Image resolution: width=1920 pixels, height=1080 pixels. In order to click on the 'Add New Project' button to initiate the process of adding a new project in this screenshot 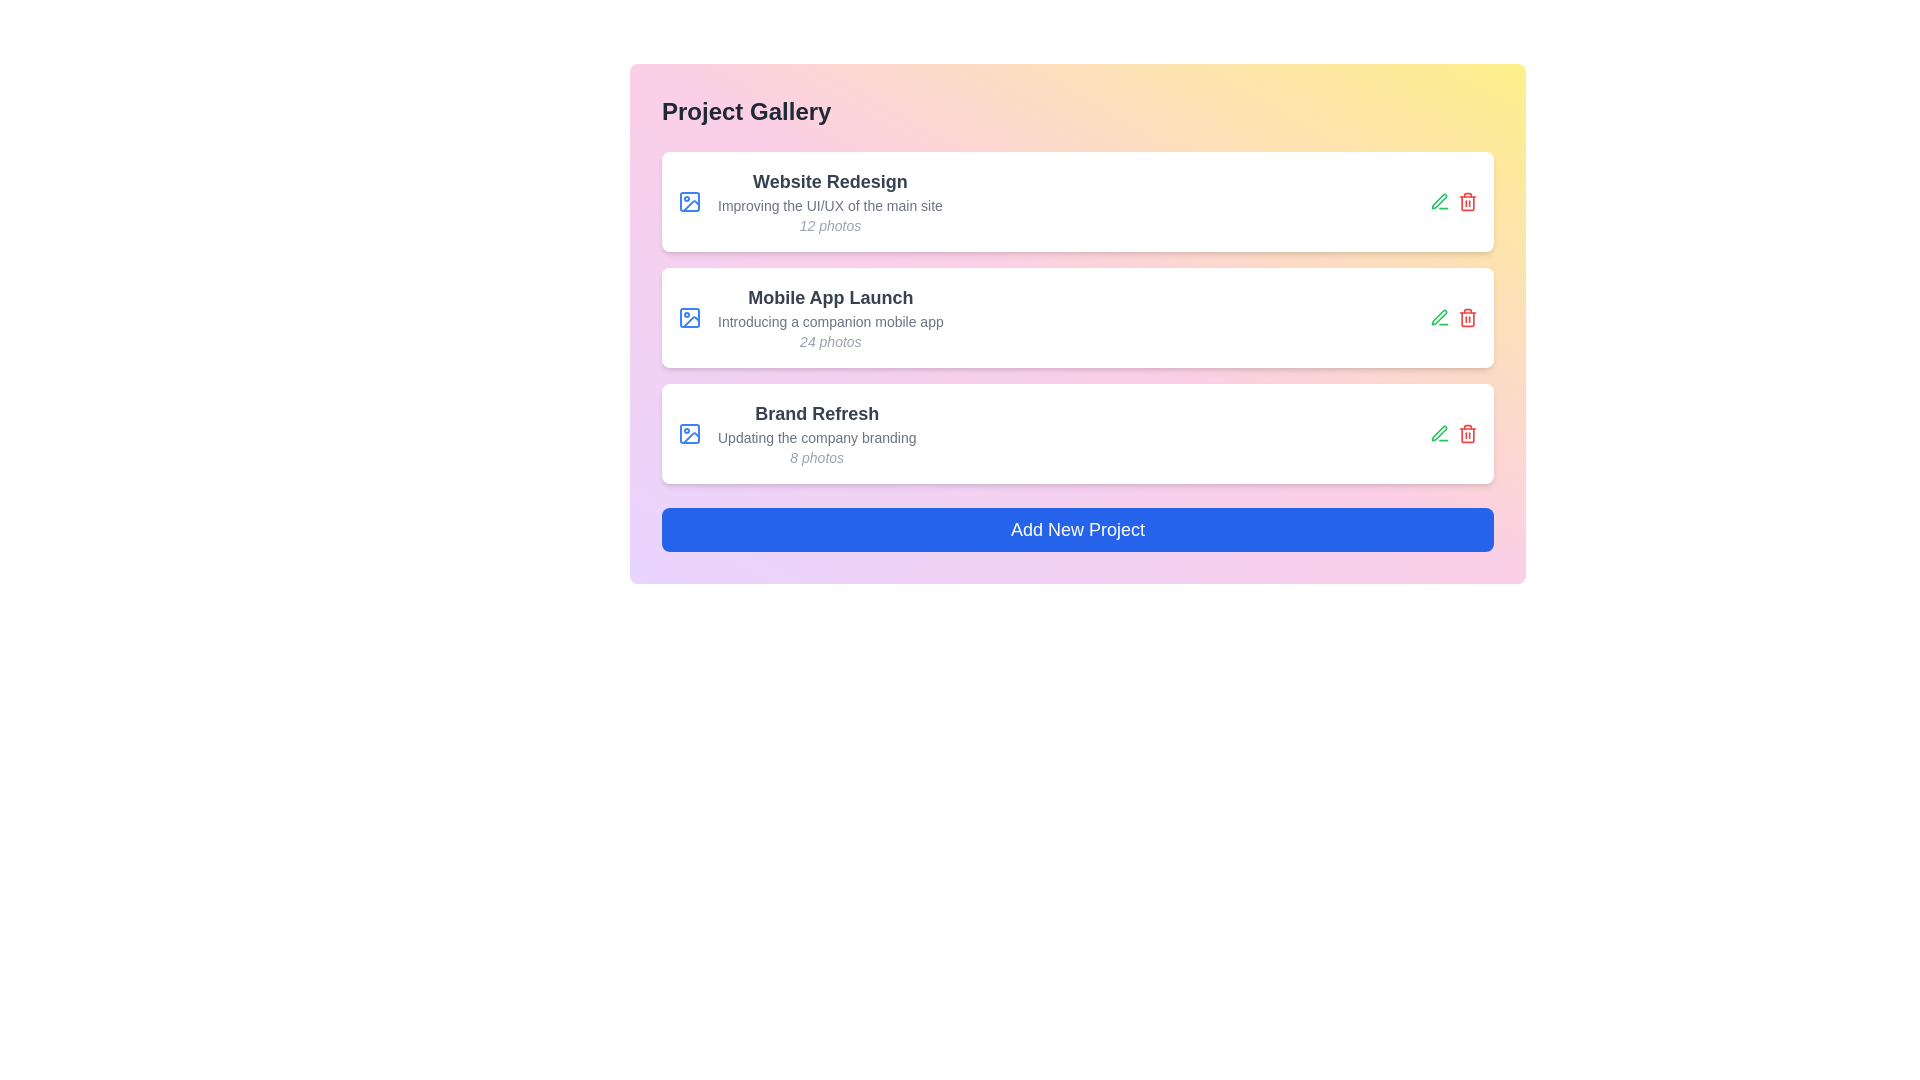, I will do `click(1077, 528)`.